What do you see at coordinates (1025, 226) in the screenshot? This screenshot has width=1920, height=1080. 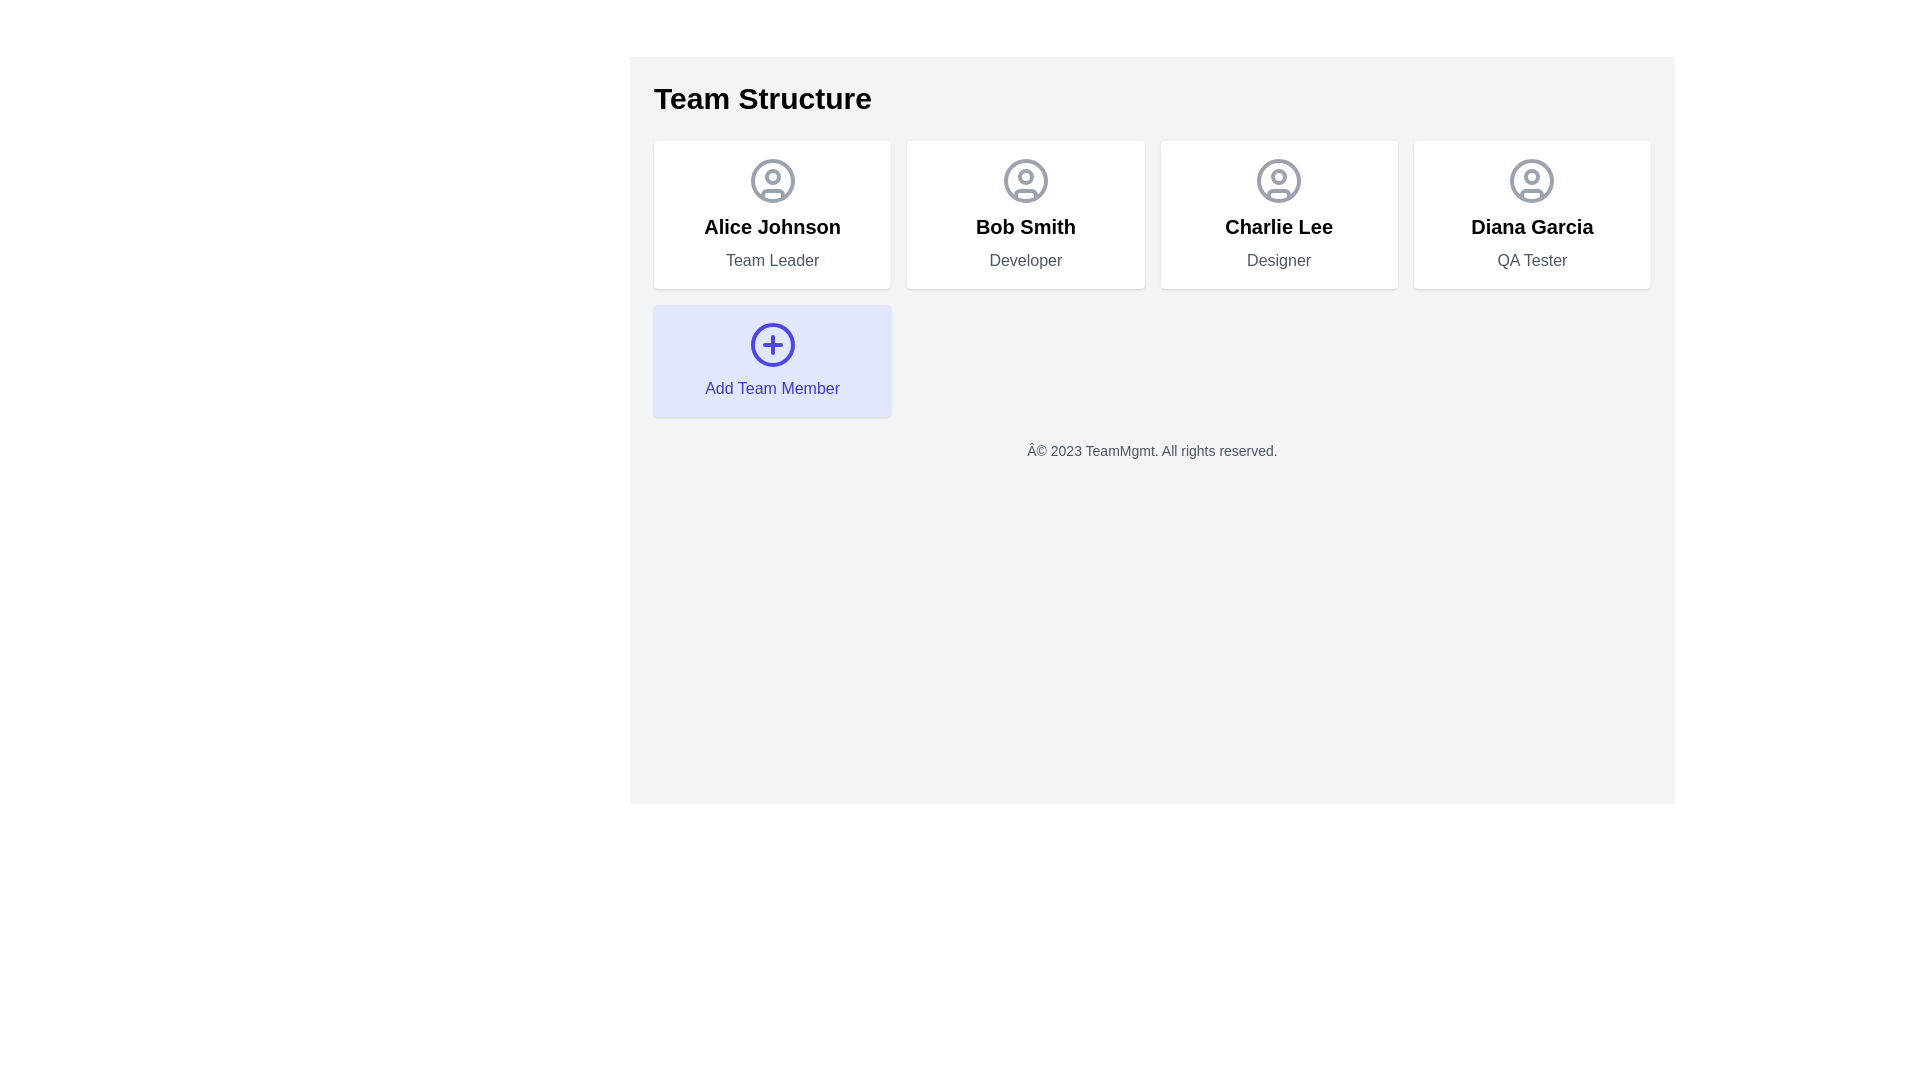 I see `Text Label that identifies the individual 'Bob Smith', located in the second column of the grid under the heading 'Team Structure', above the text 'Developer'` at bounding box center [1025, 226].